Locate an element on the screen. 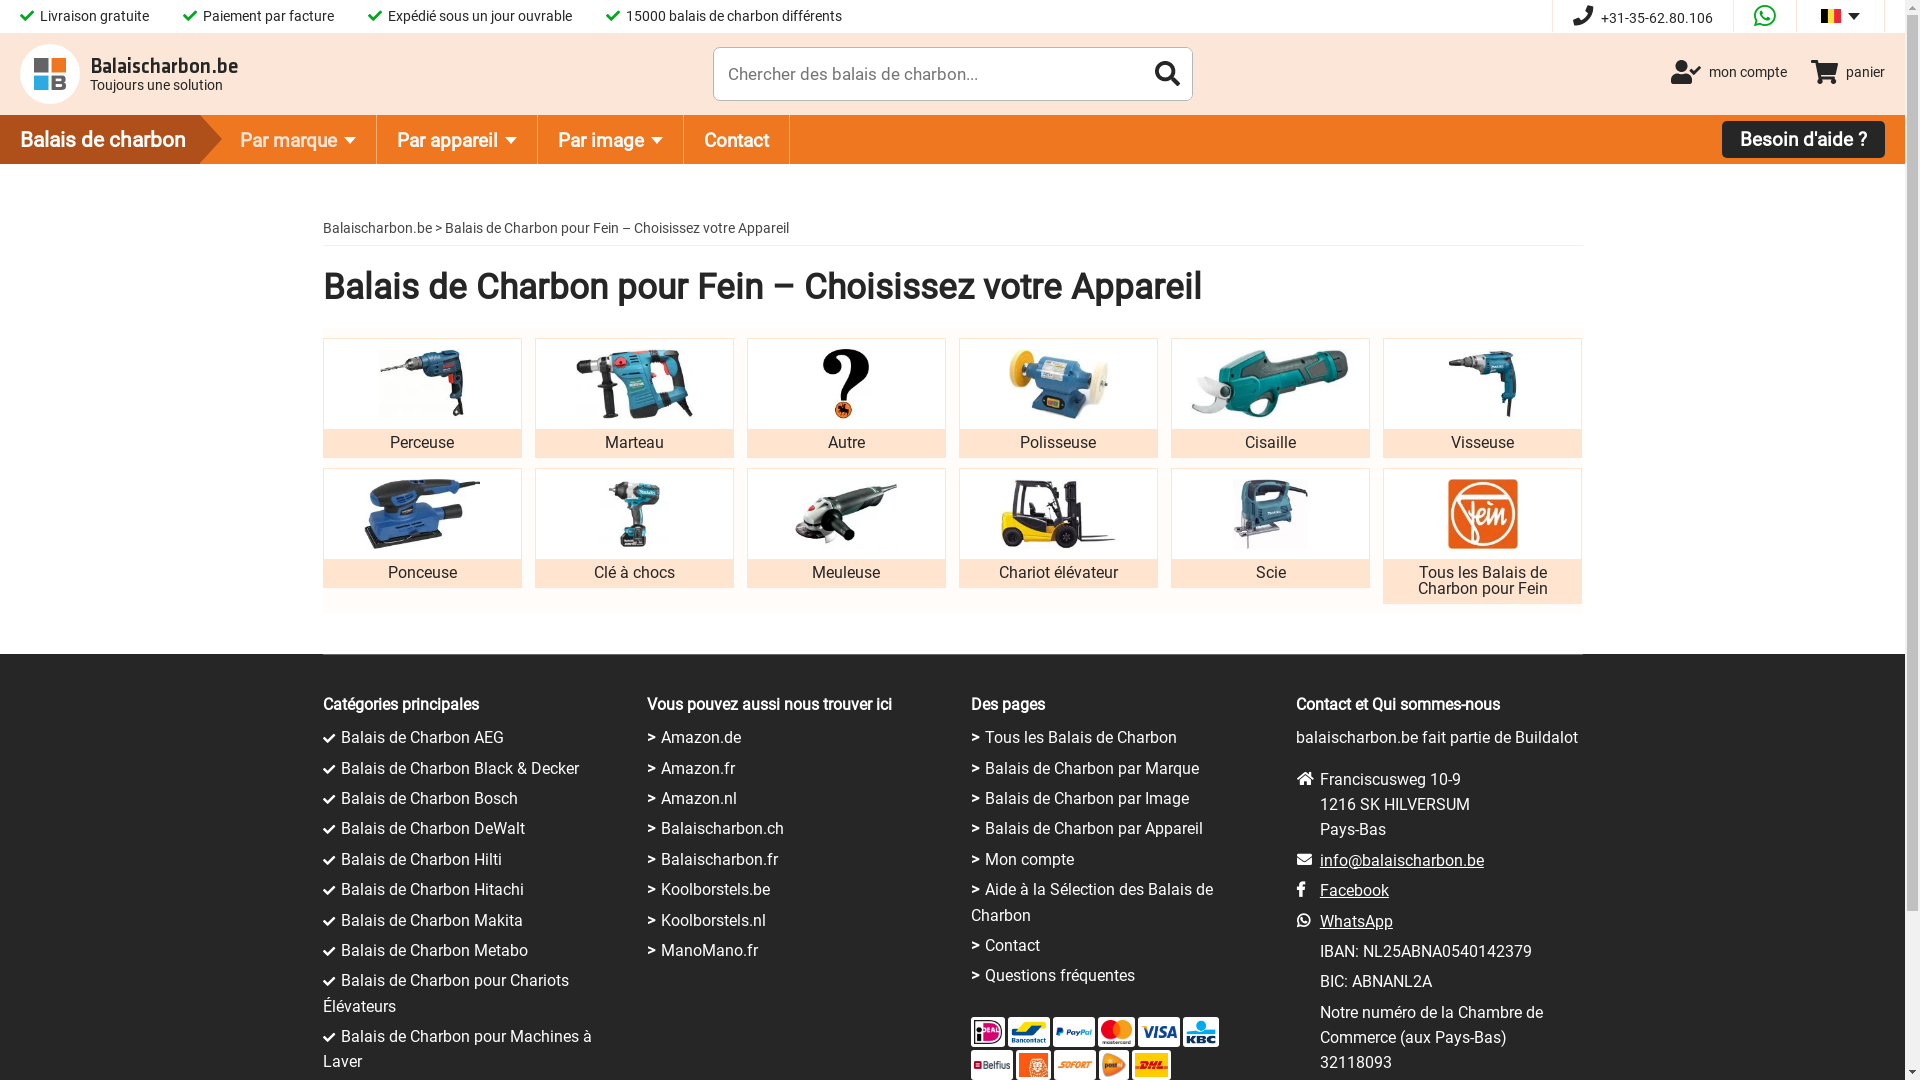 The width and height of the screenshot is (1920, 1080). 'panier' is located at coordinates (1810, 71).